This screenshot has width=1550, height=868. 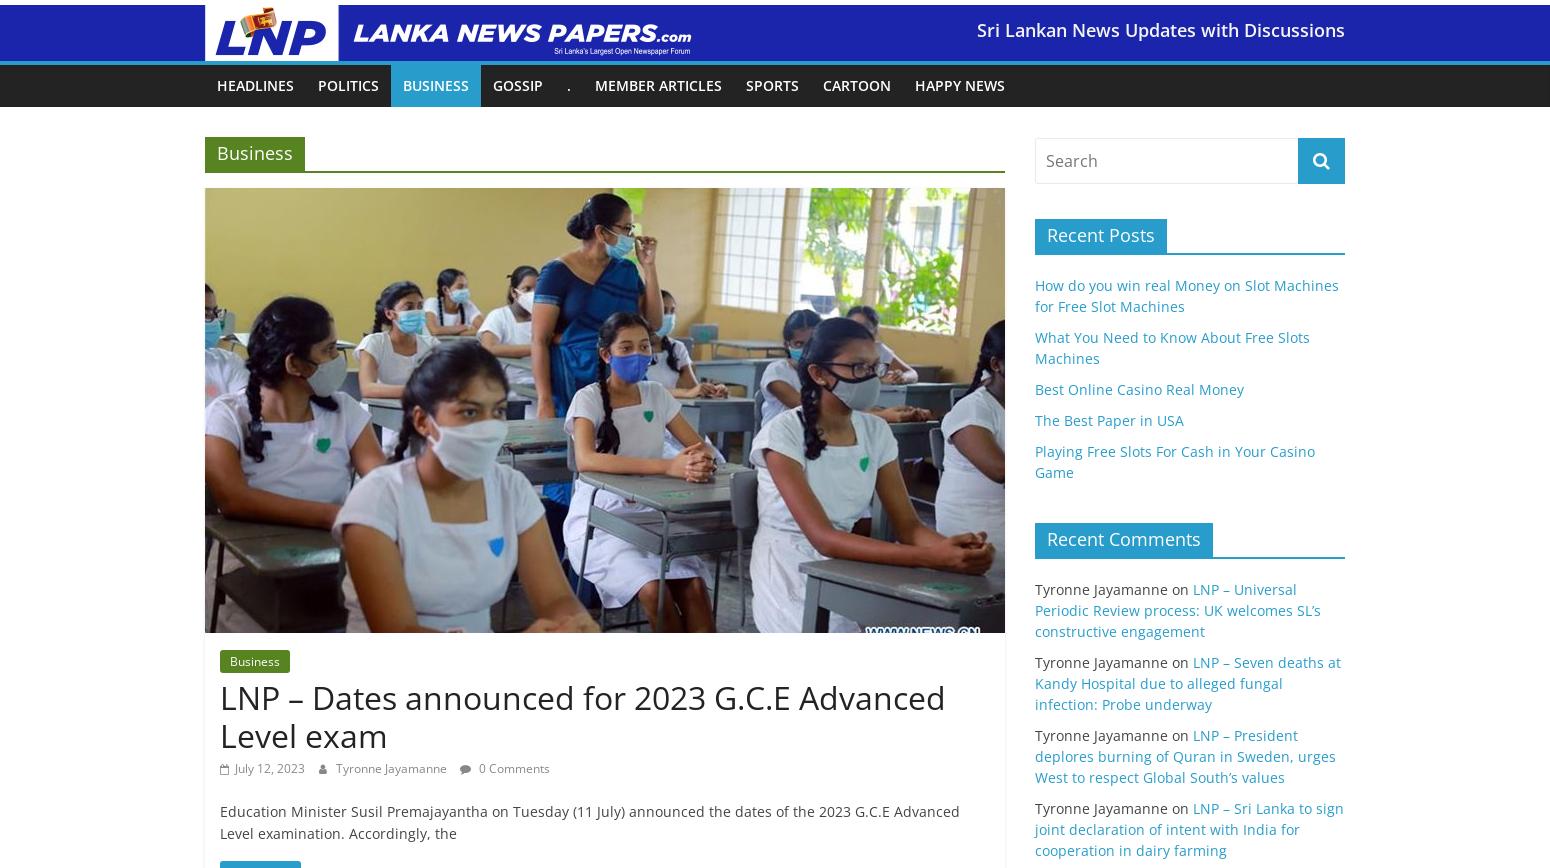 What do you see at coordinates (1189, 828) in the screenshot?
I see `'LNP – Sri Lanka to sign joint declaration of intent with India for cooperation in dairy farming'` at bounding box center [1189, 828].